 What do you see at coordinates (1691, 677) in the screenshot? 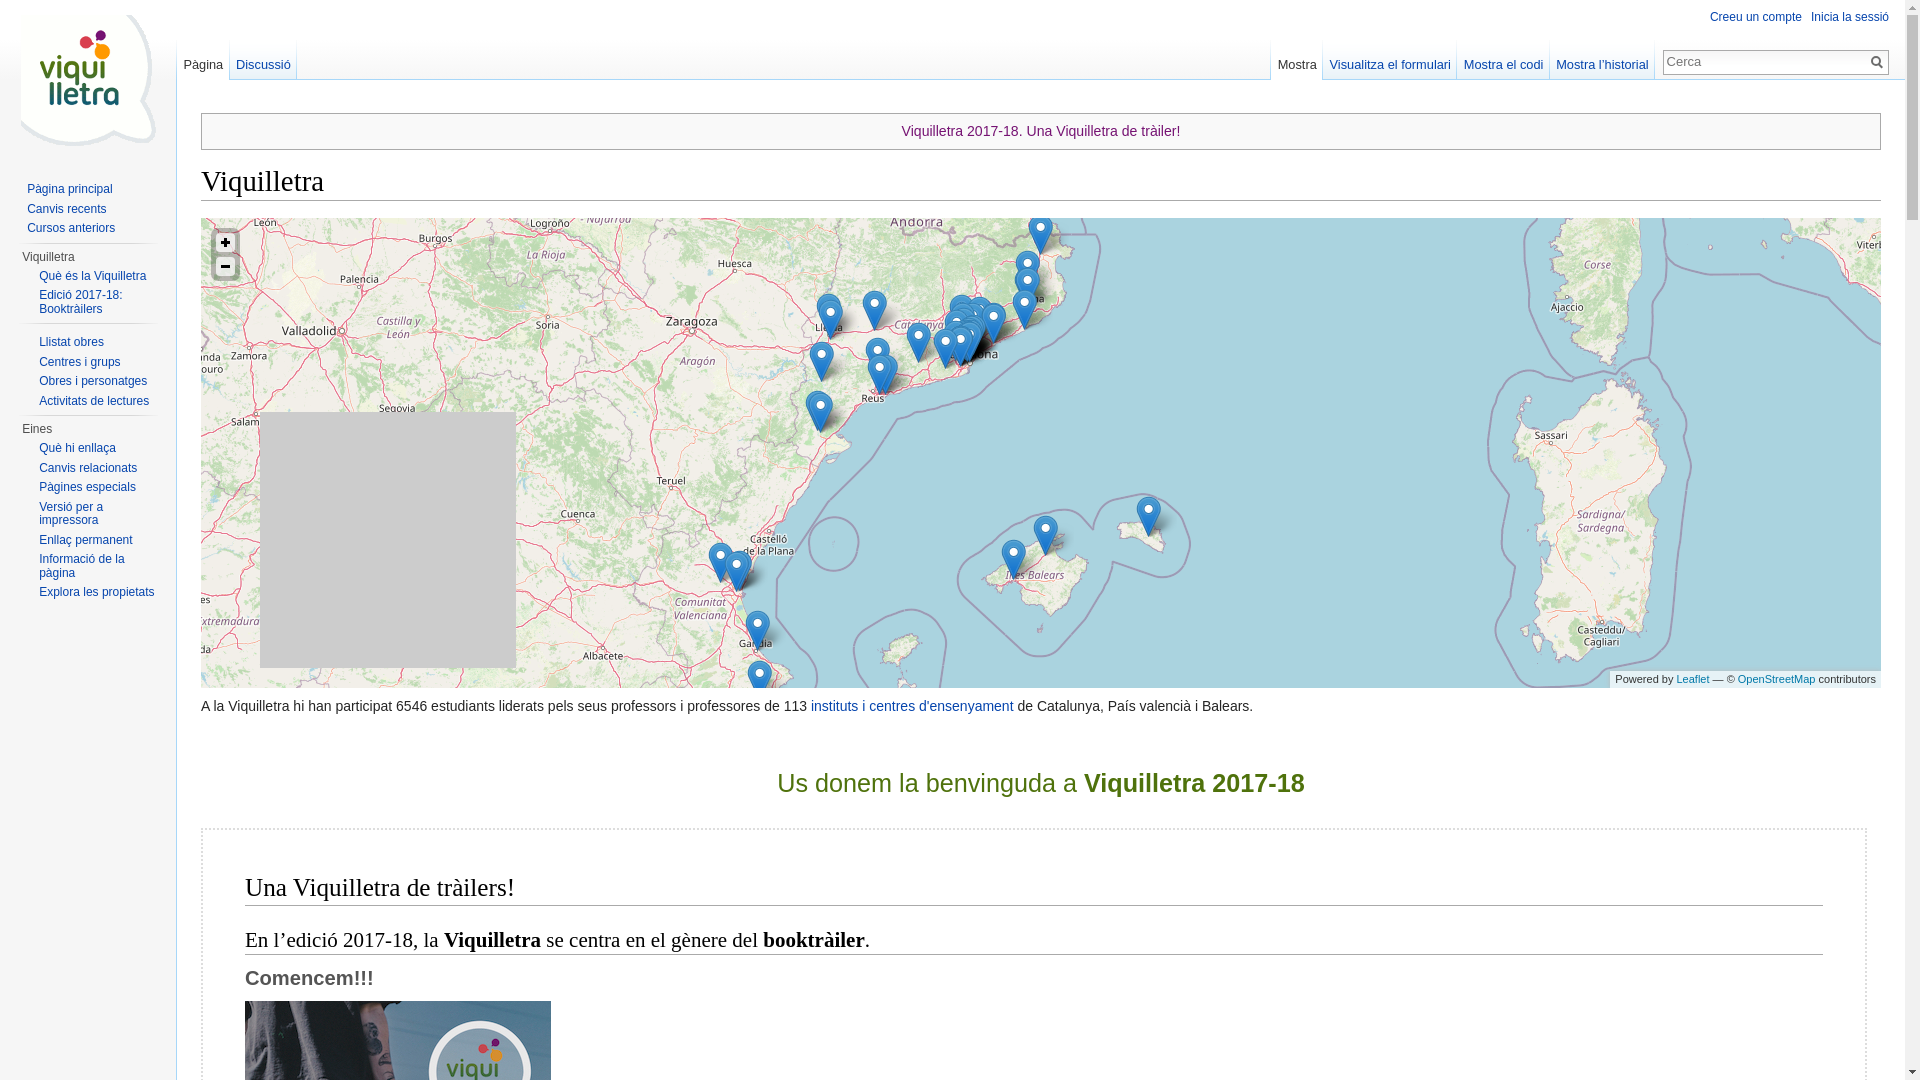
I see `'Leaflet'` at bounding box center [1691, 677].